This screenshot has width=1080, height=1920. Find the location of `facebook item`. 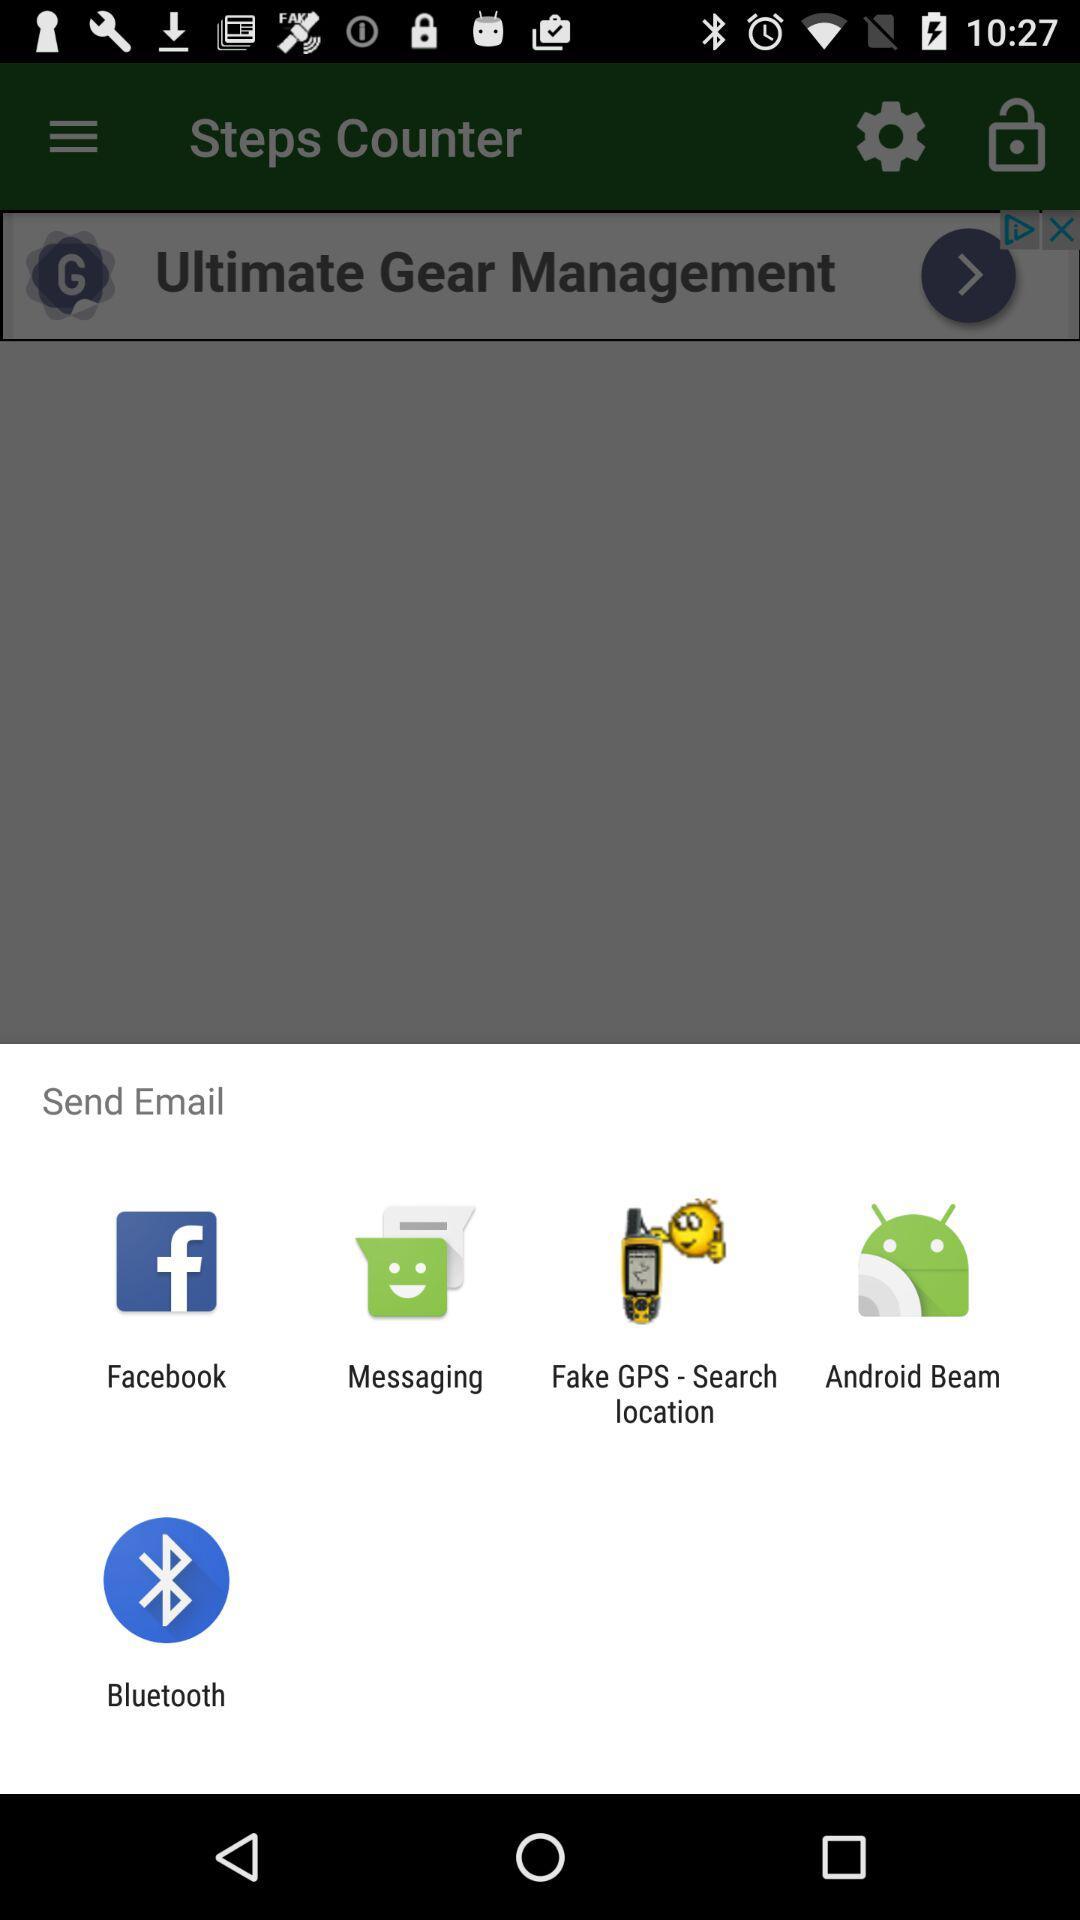

facebook item is located at coordinates (165, 1392).